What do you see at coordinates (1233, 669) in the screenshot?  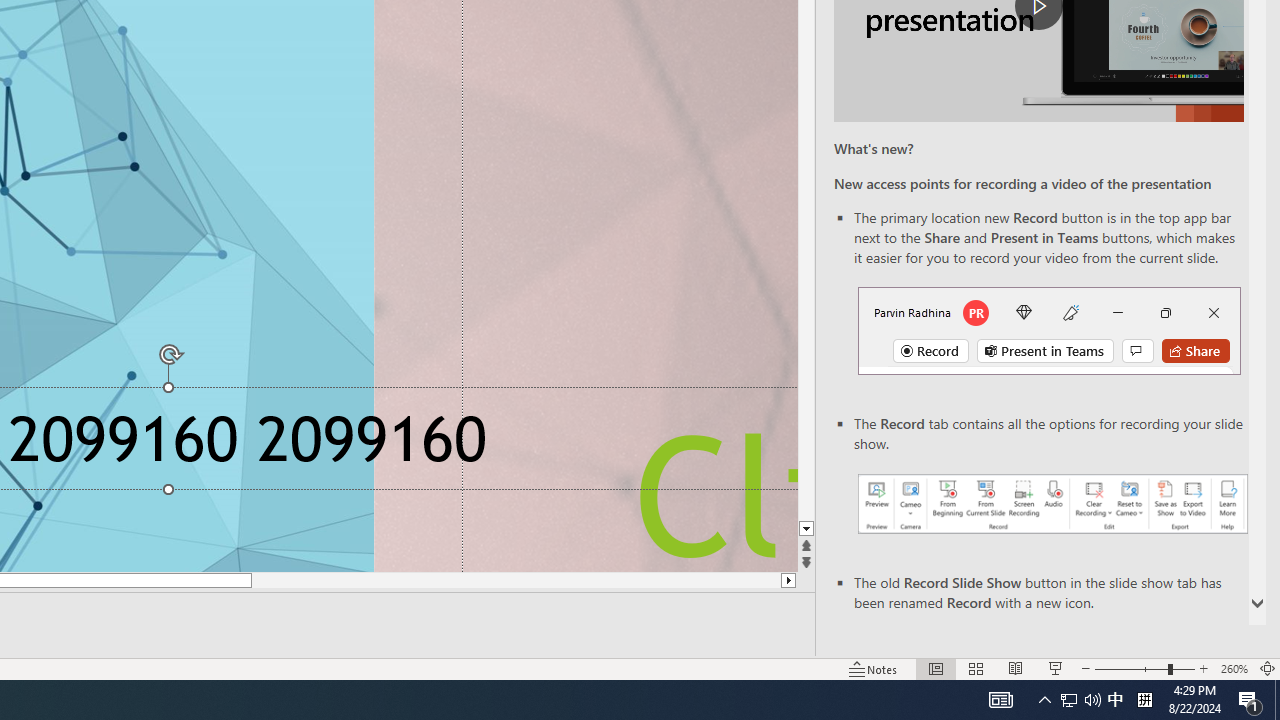 I see `'Zoom 260%'` at bounding box center [1233, 669].